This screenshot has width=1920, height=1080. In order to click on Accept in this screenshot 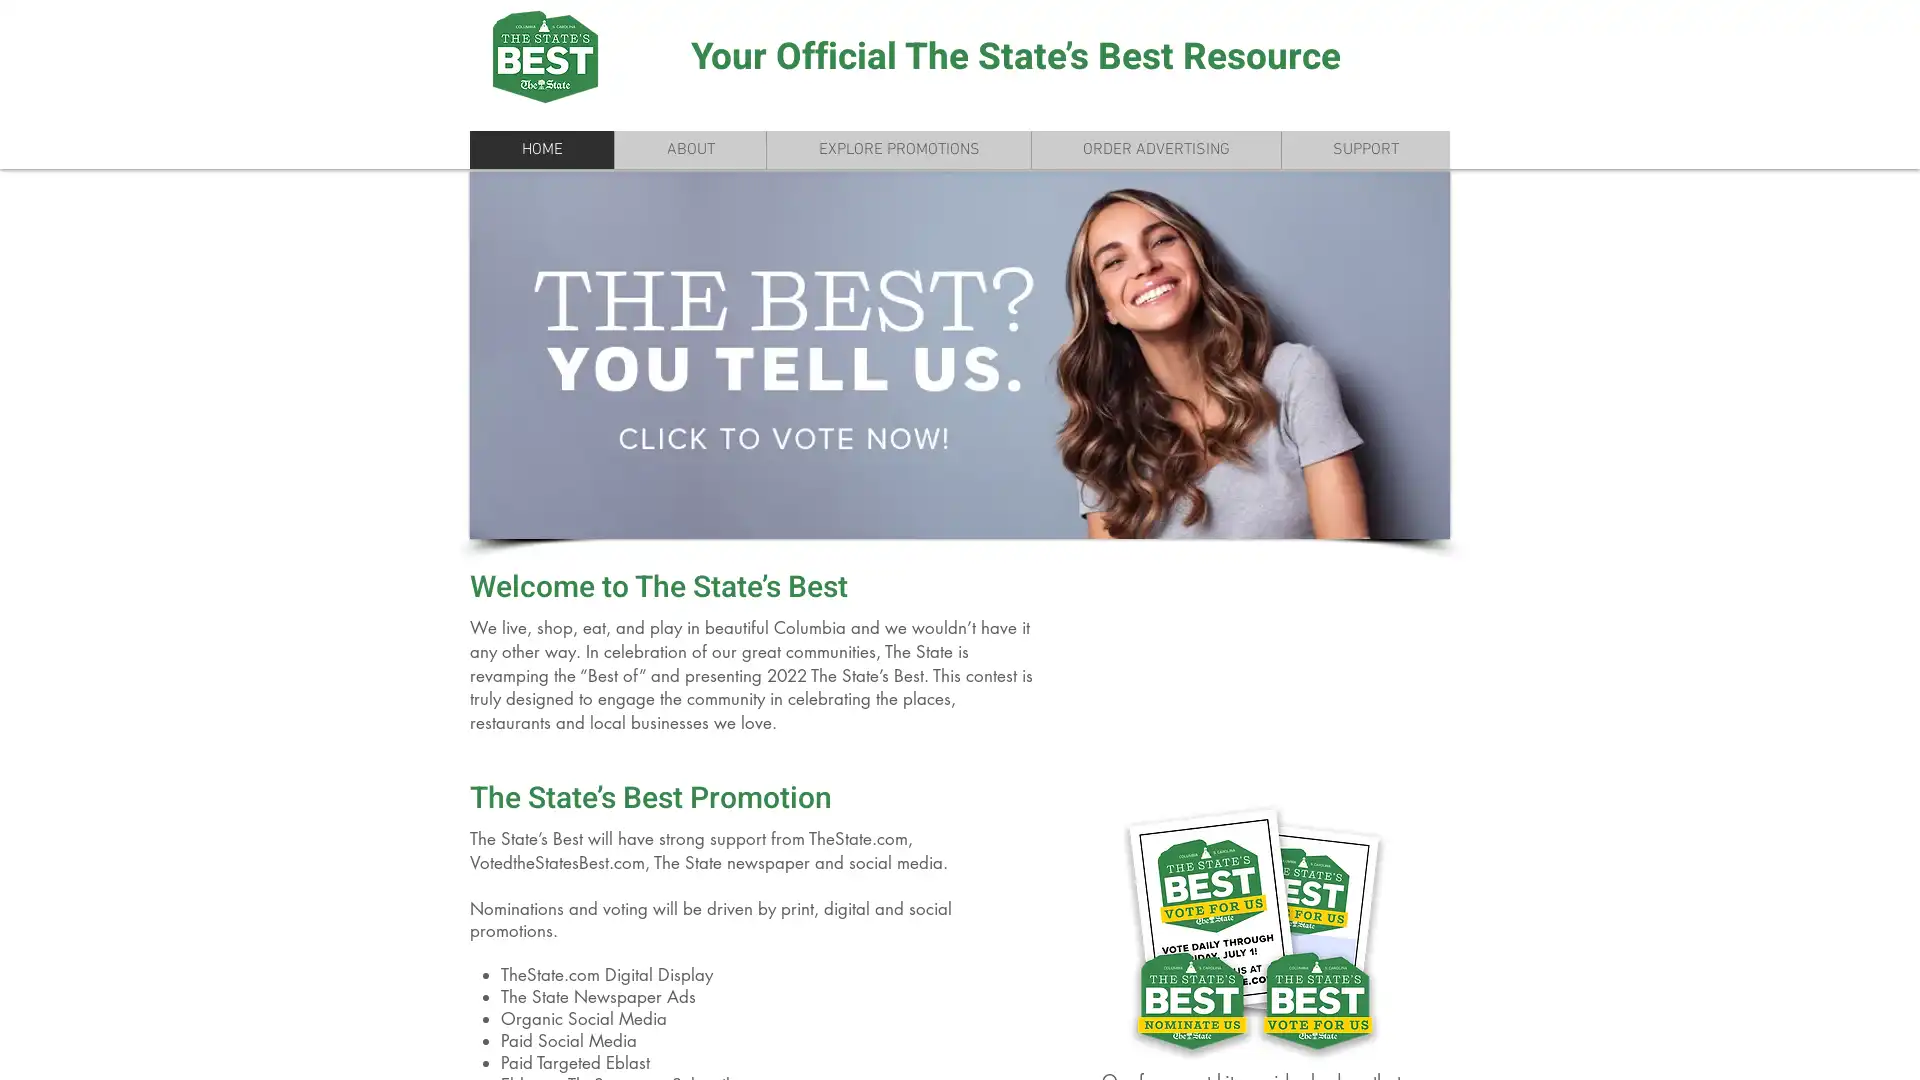, I will do `click(1830, 1047)`.